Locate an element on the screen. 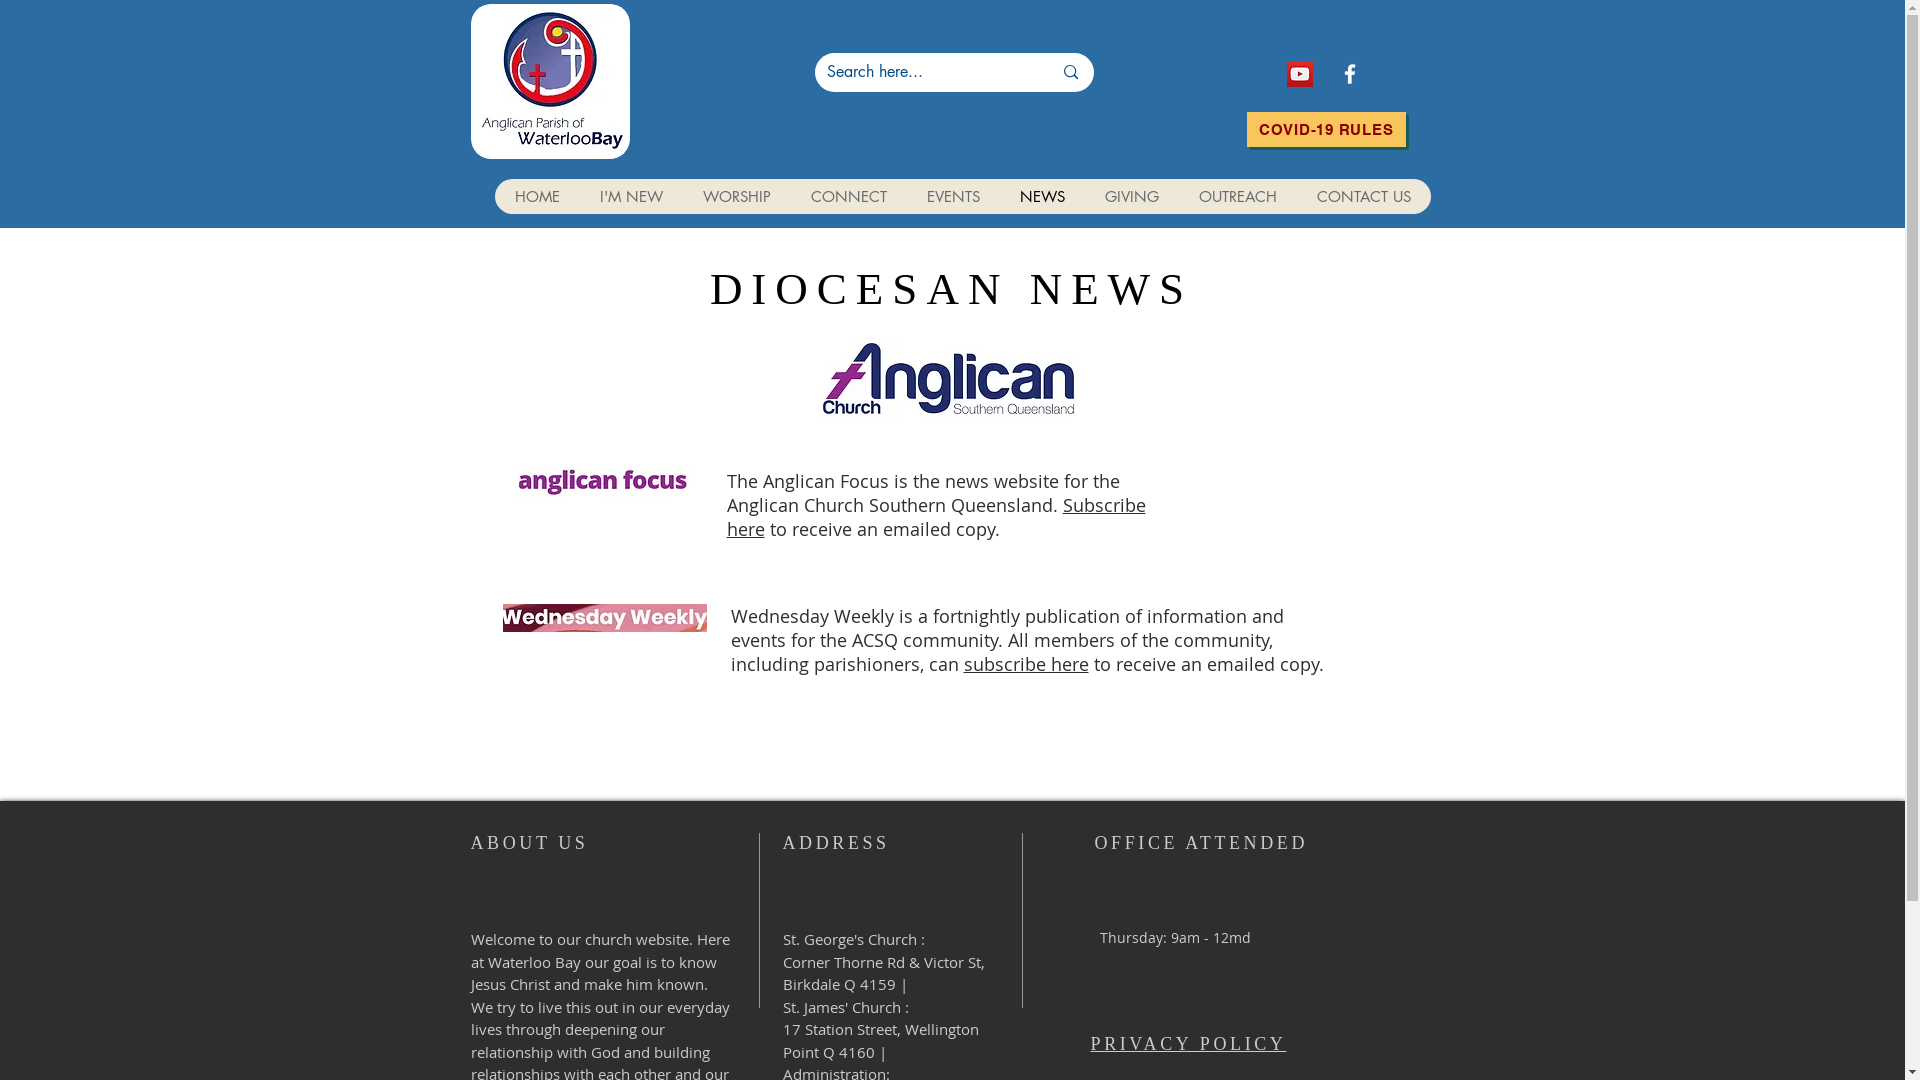 The image size is (1920, 1080). 'WORSHIP' is located at coordinates (734, 196).